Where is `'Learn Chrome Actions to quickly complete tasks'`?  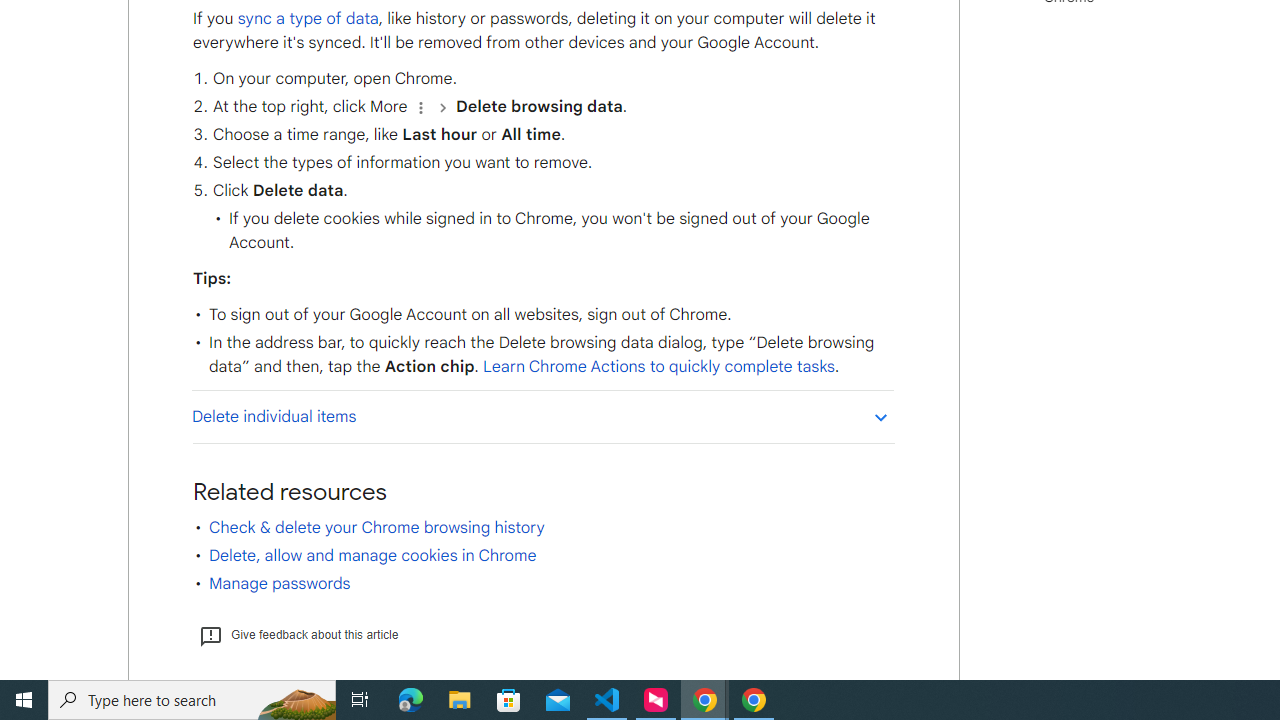
'Learn Chrome Actions to quickly complete tasks' is located at coordinates (658, 367).